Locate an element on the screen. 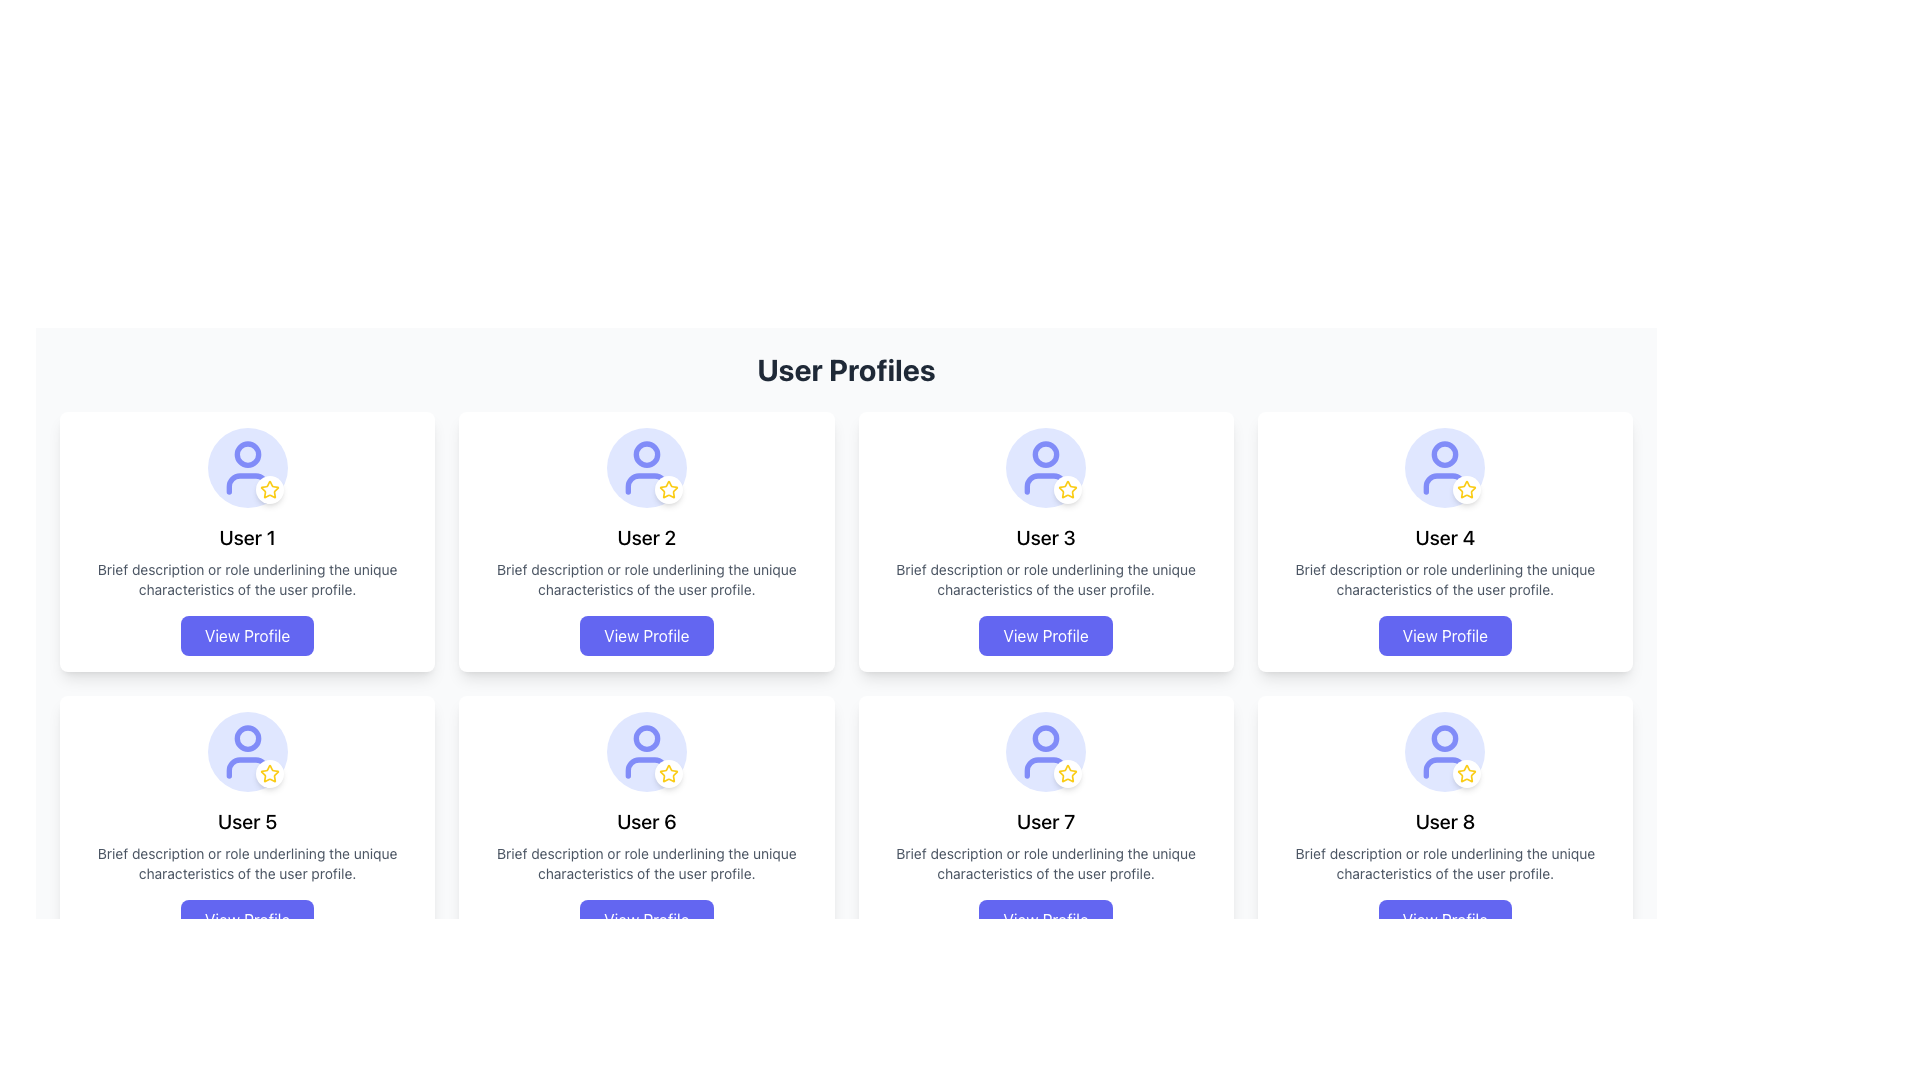  the decorative circular shape within the user profile icon located in the third profile card in the top row of the grid layout is located at coordinates (1045, 454).